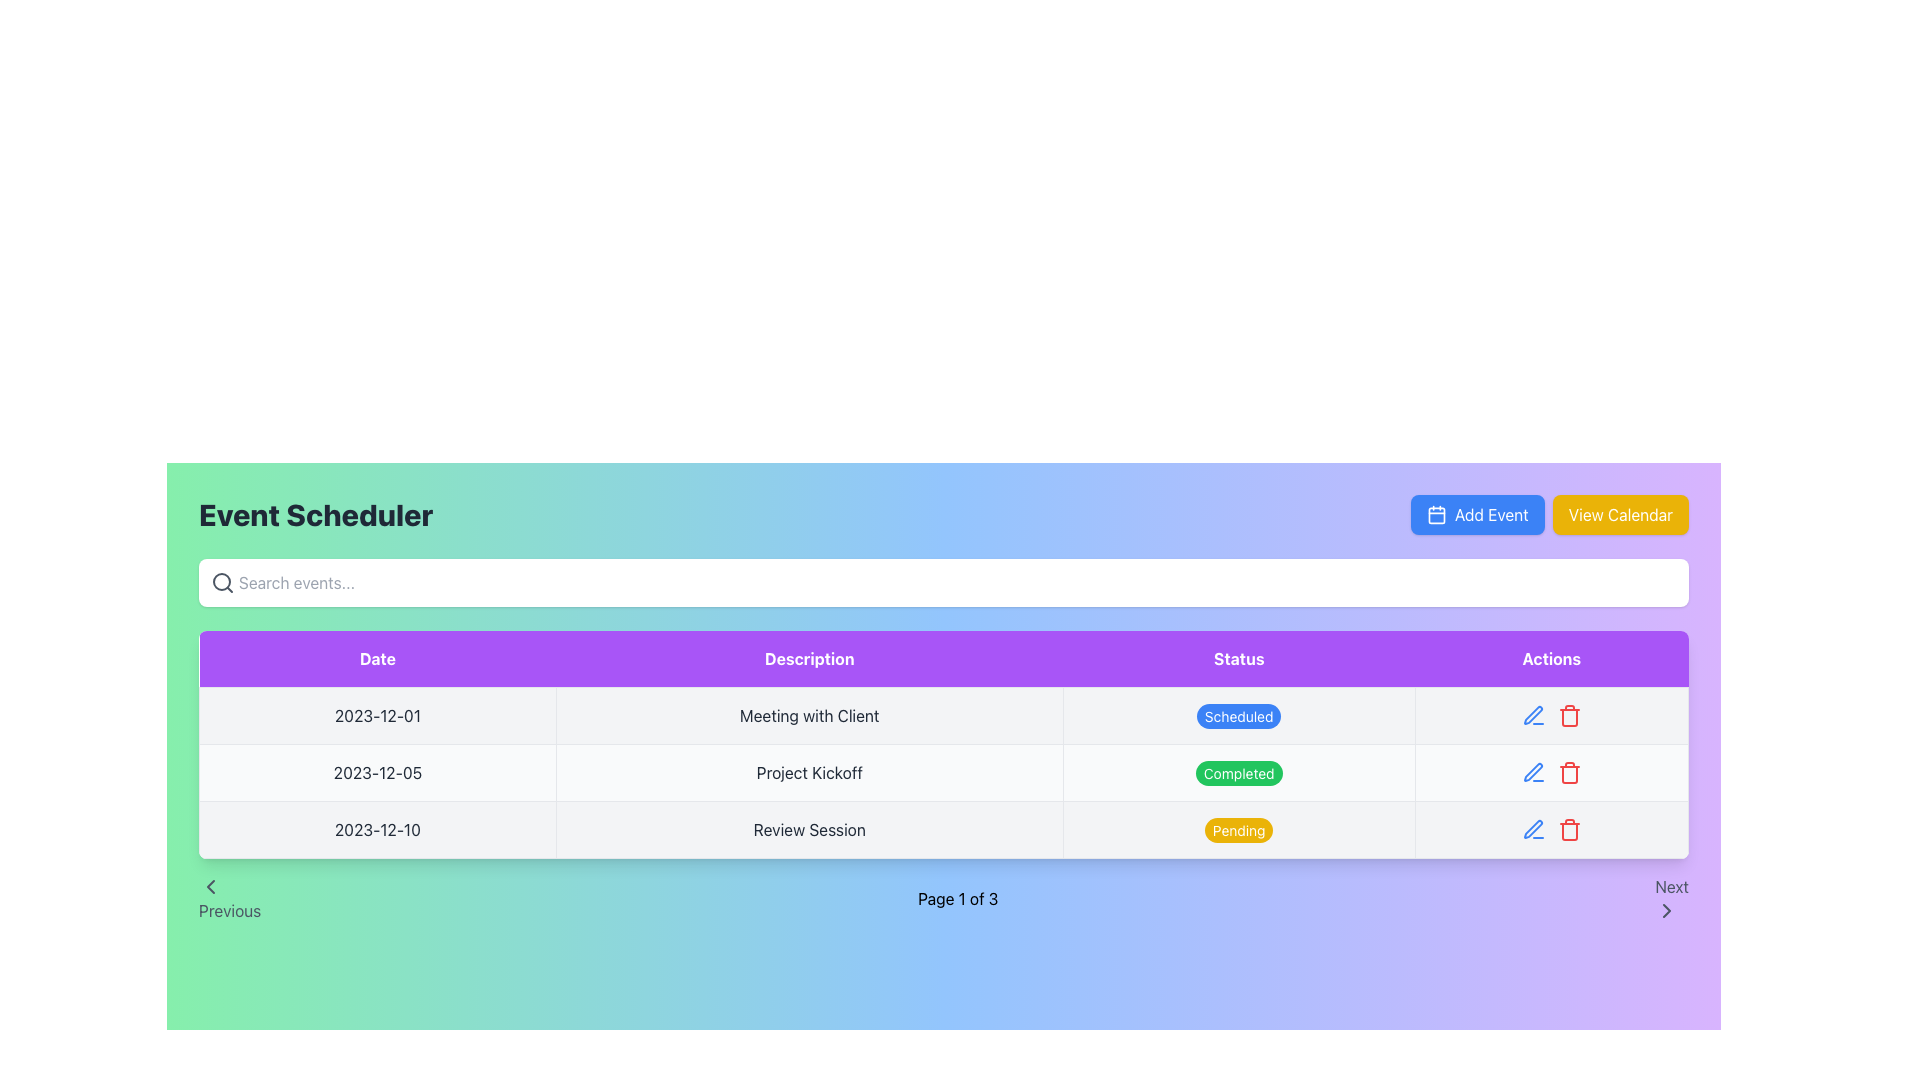  I want to click on the decorative icon within the 'Add Event' button located at the upper right of the application interface, which emphasizes the button's purpose related to event scheduling, so click(1434, 514).